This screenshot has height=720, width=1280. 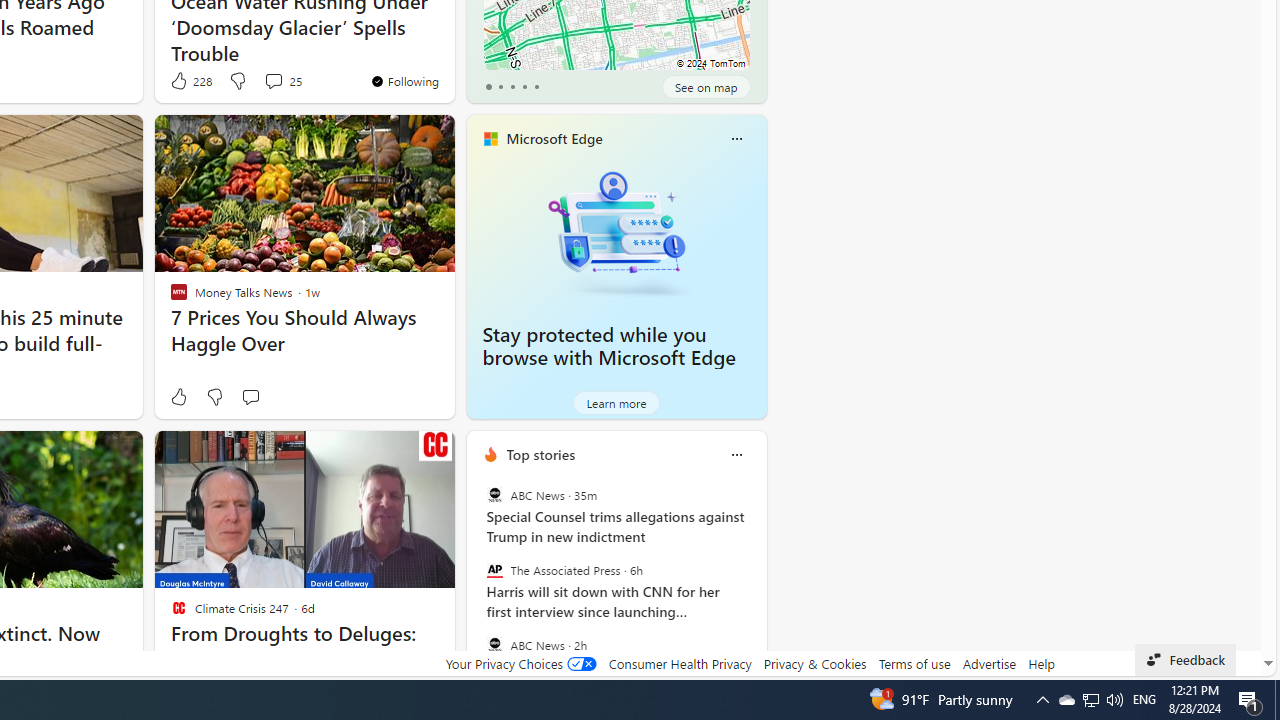 What do you see at coordinates (178, 397) in the screenshot?
I see `'Like'` at bounding box center [178, 397].